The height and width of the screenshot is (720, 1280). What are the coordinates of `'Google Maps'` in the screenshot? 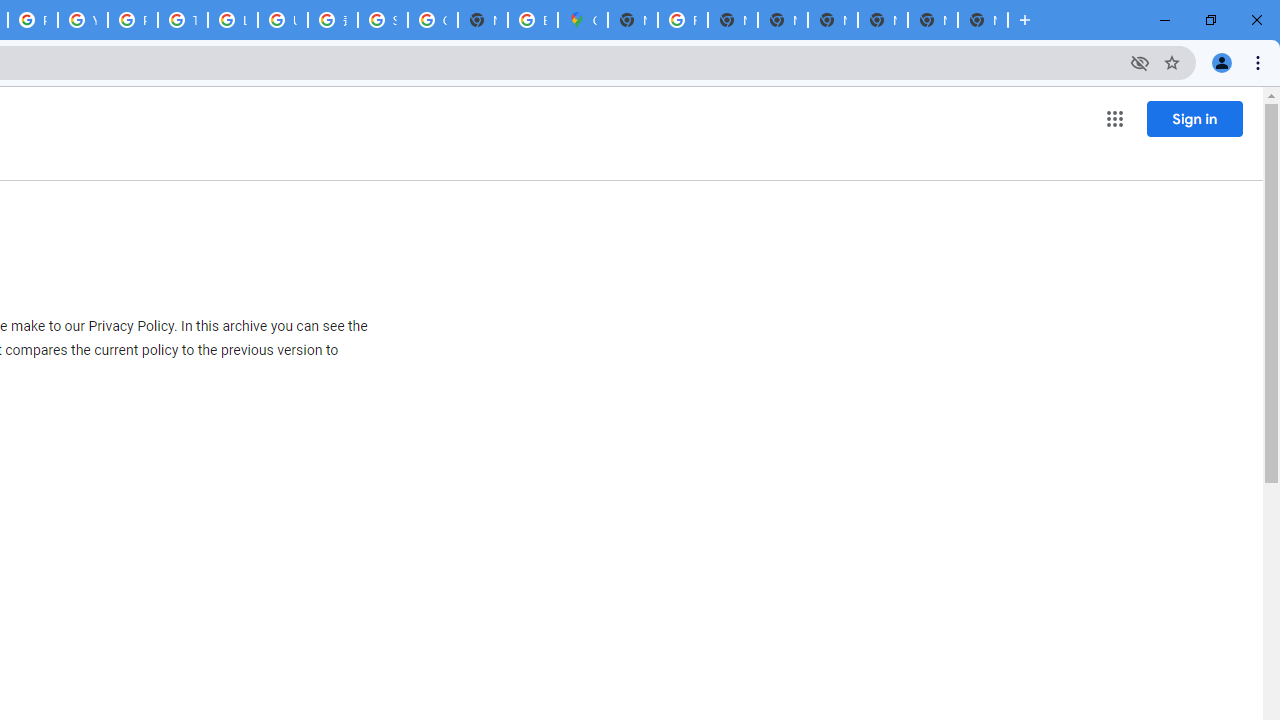 It's located at (582, 20).